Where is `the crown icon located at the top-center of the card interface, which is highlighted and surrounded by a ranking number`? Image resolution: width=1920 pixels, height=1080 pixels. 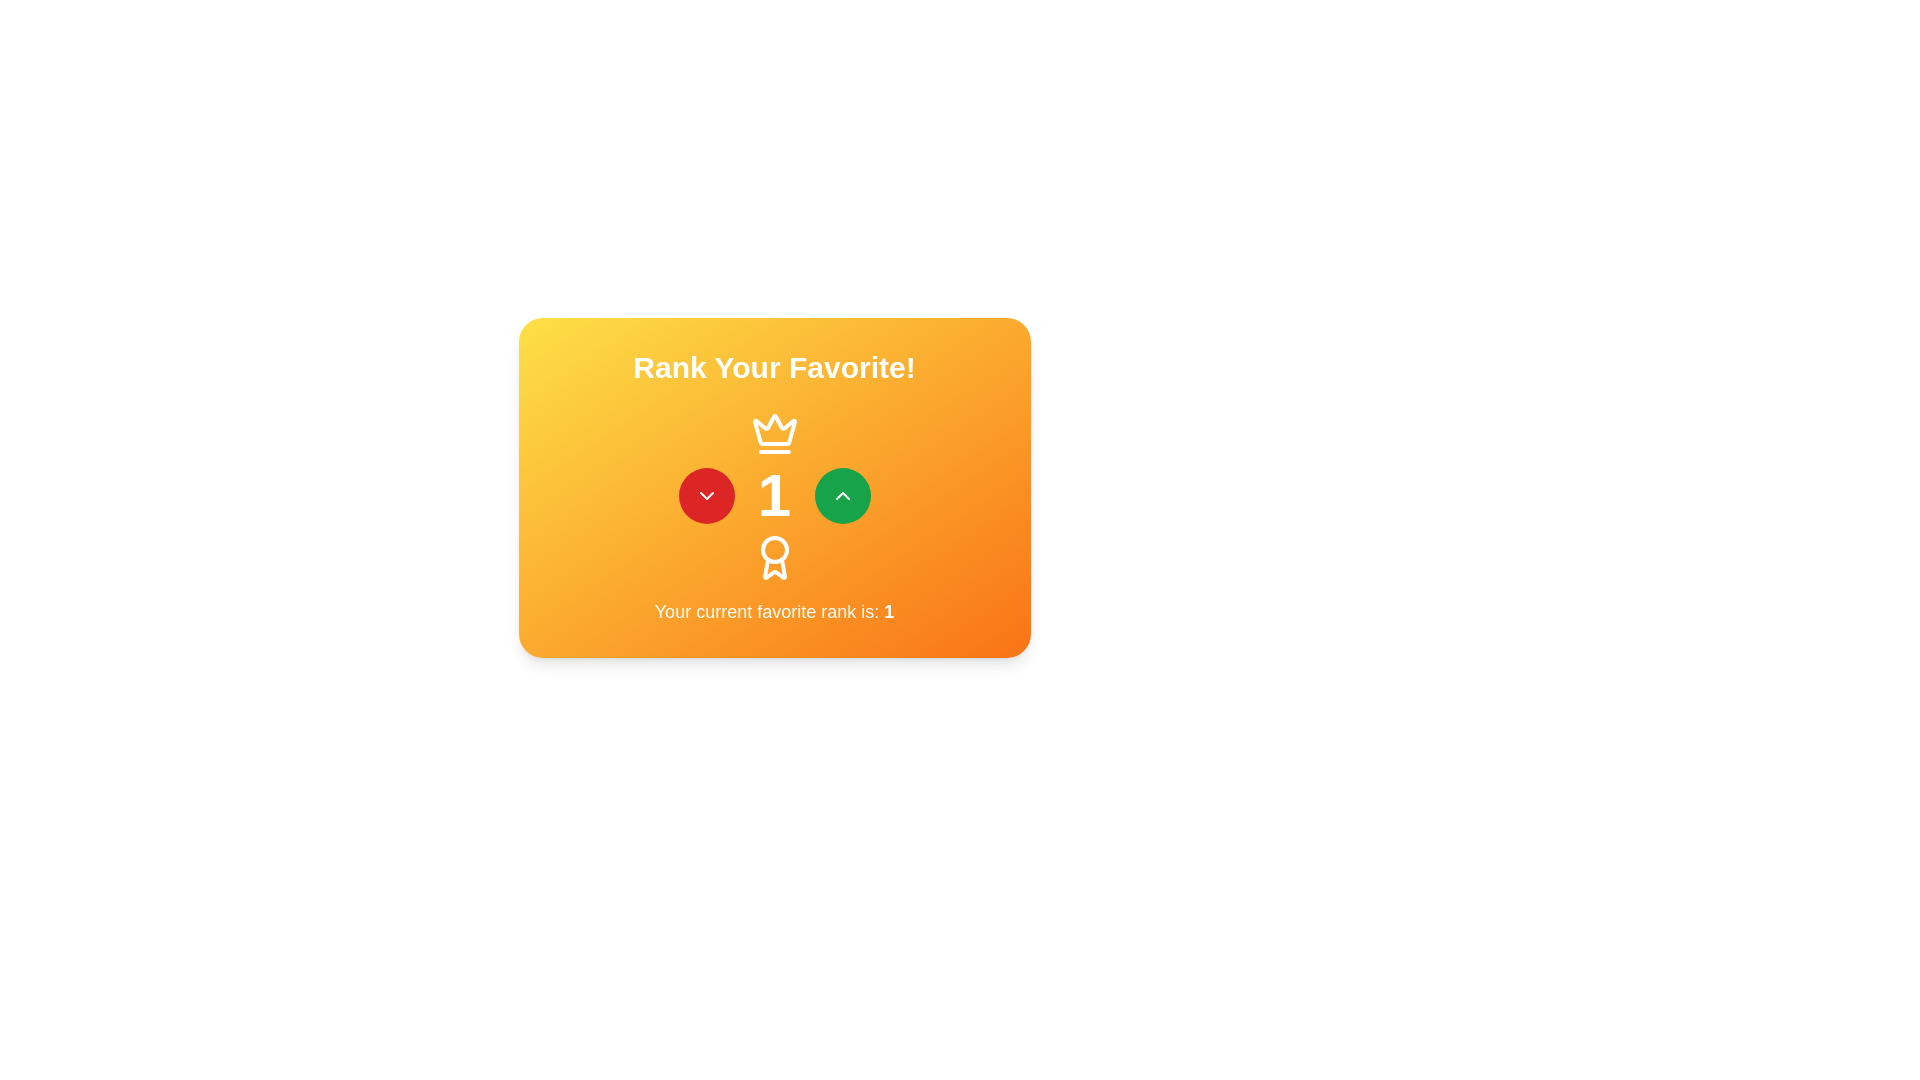 the crown icon located at the top-center of the card interface, which is highlighted and surrounded by a ranking number is located at coordinates (773, 433).